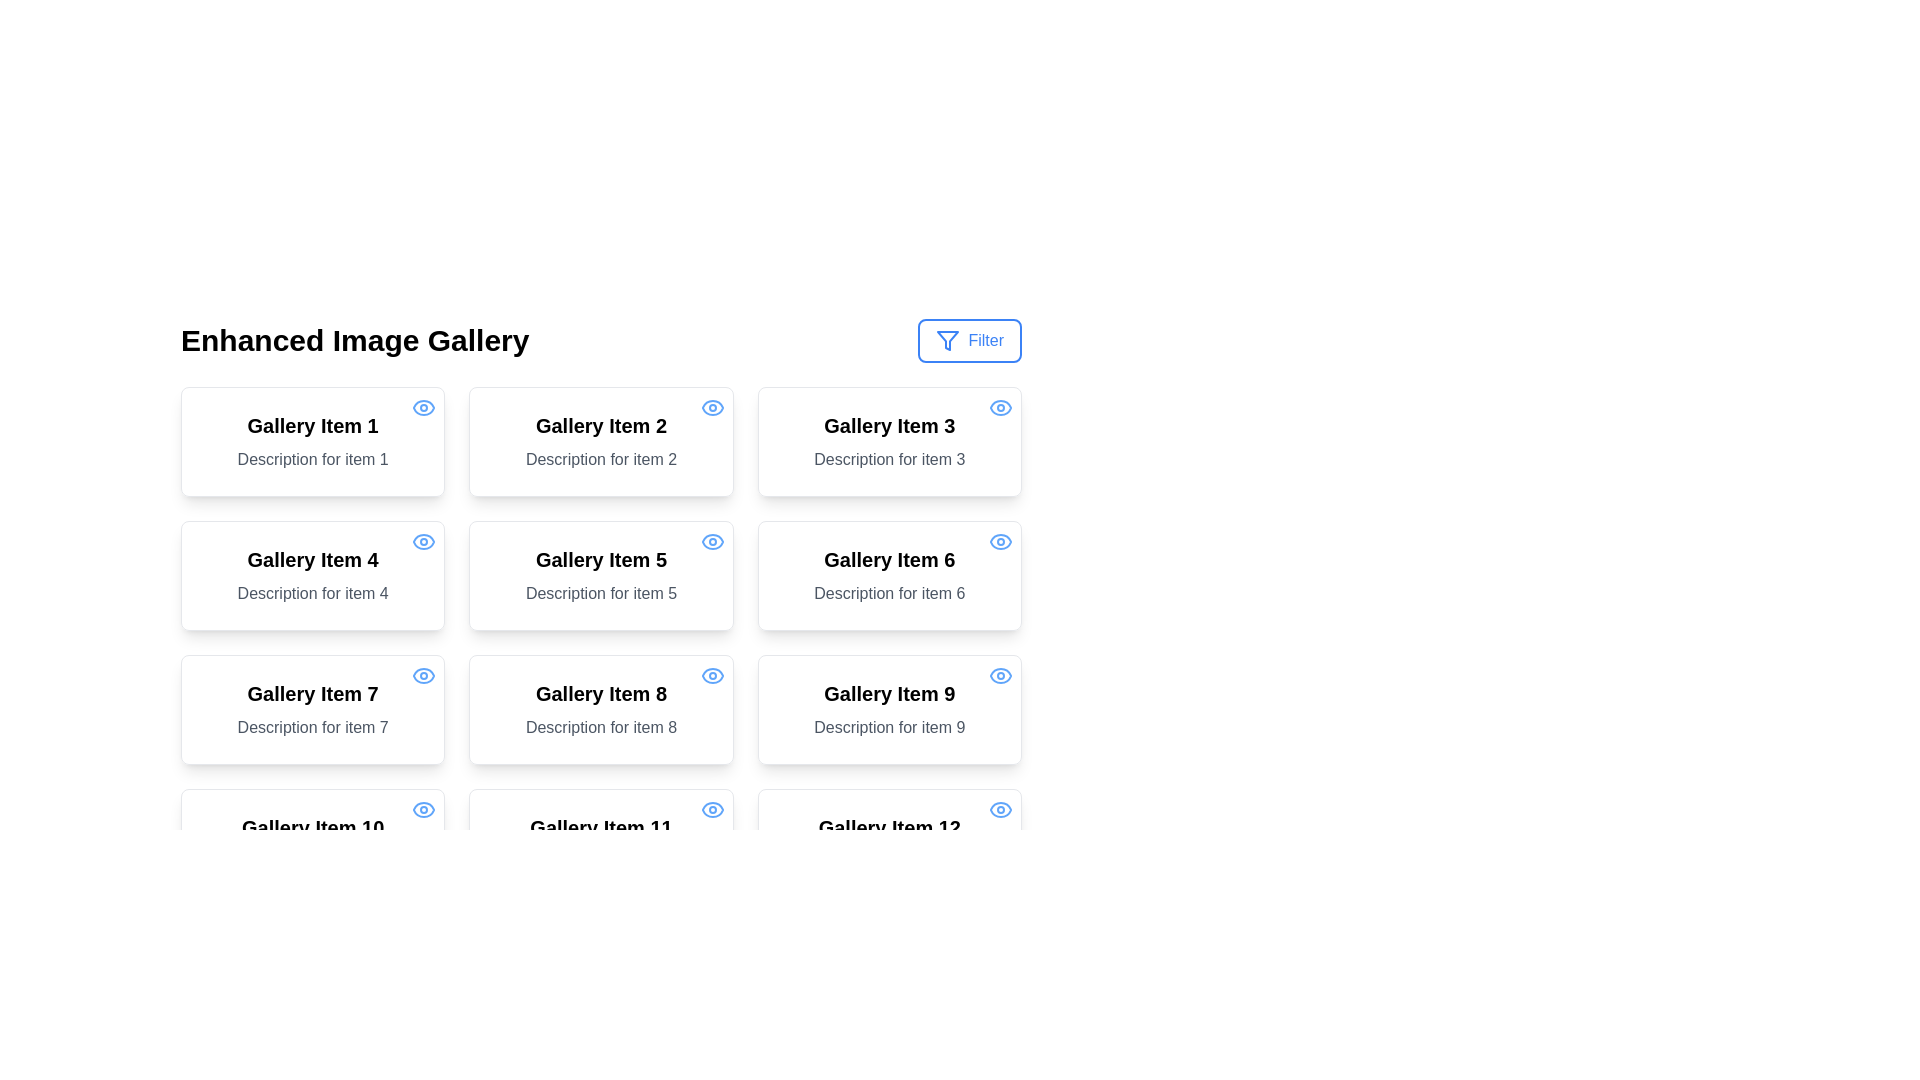 The height and width of the screenshot is (1080, 1920). I want to click on text of the label displaying 'Gallery Item 10', which is the title of the fourth item in the second row of a 3x4 grid layout, so click(312, 828).